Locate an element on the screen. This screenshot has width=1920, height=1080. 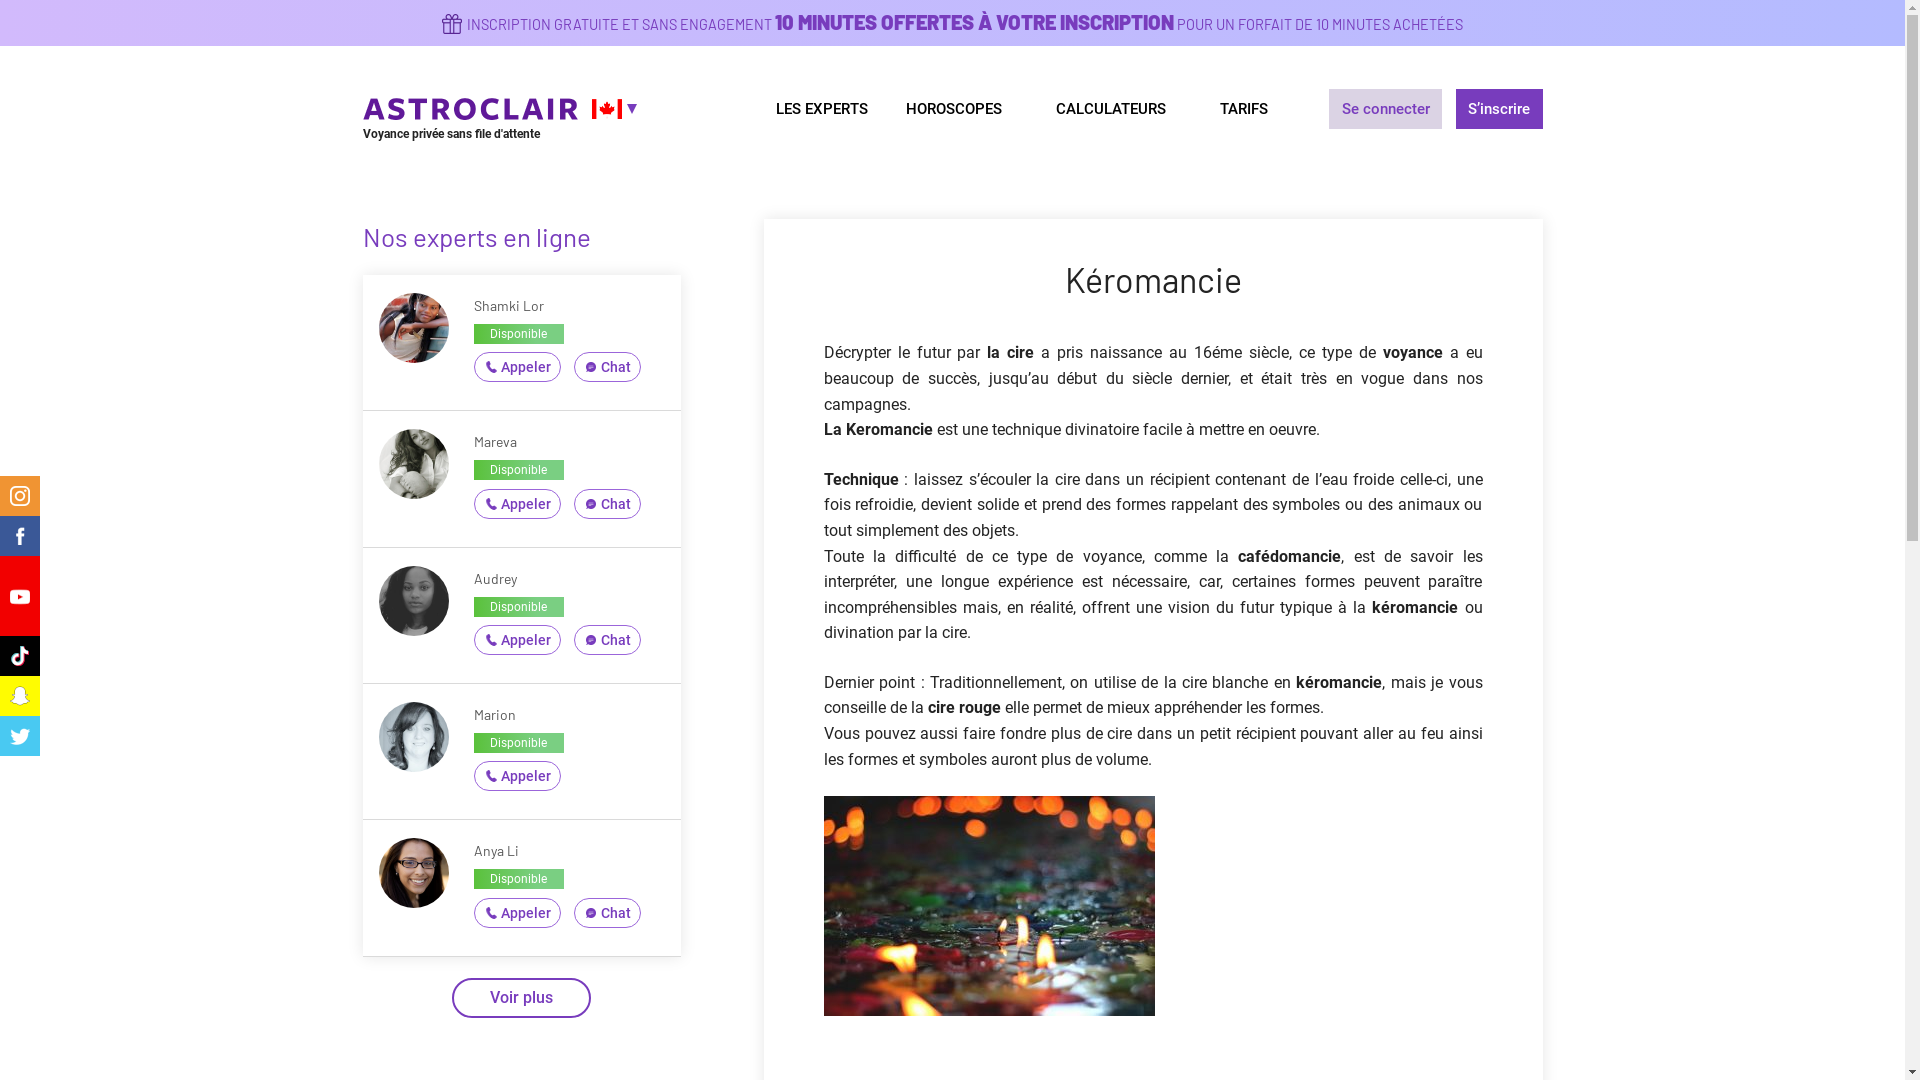
'Se connecter' is located at coordinates (1329, 108).